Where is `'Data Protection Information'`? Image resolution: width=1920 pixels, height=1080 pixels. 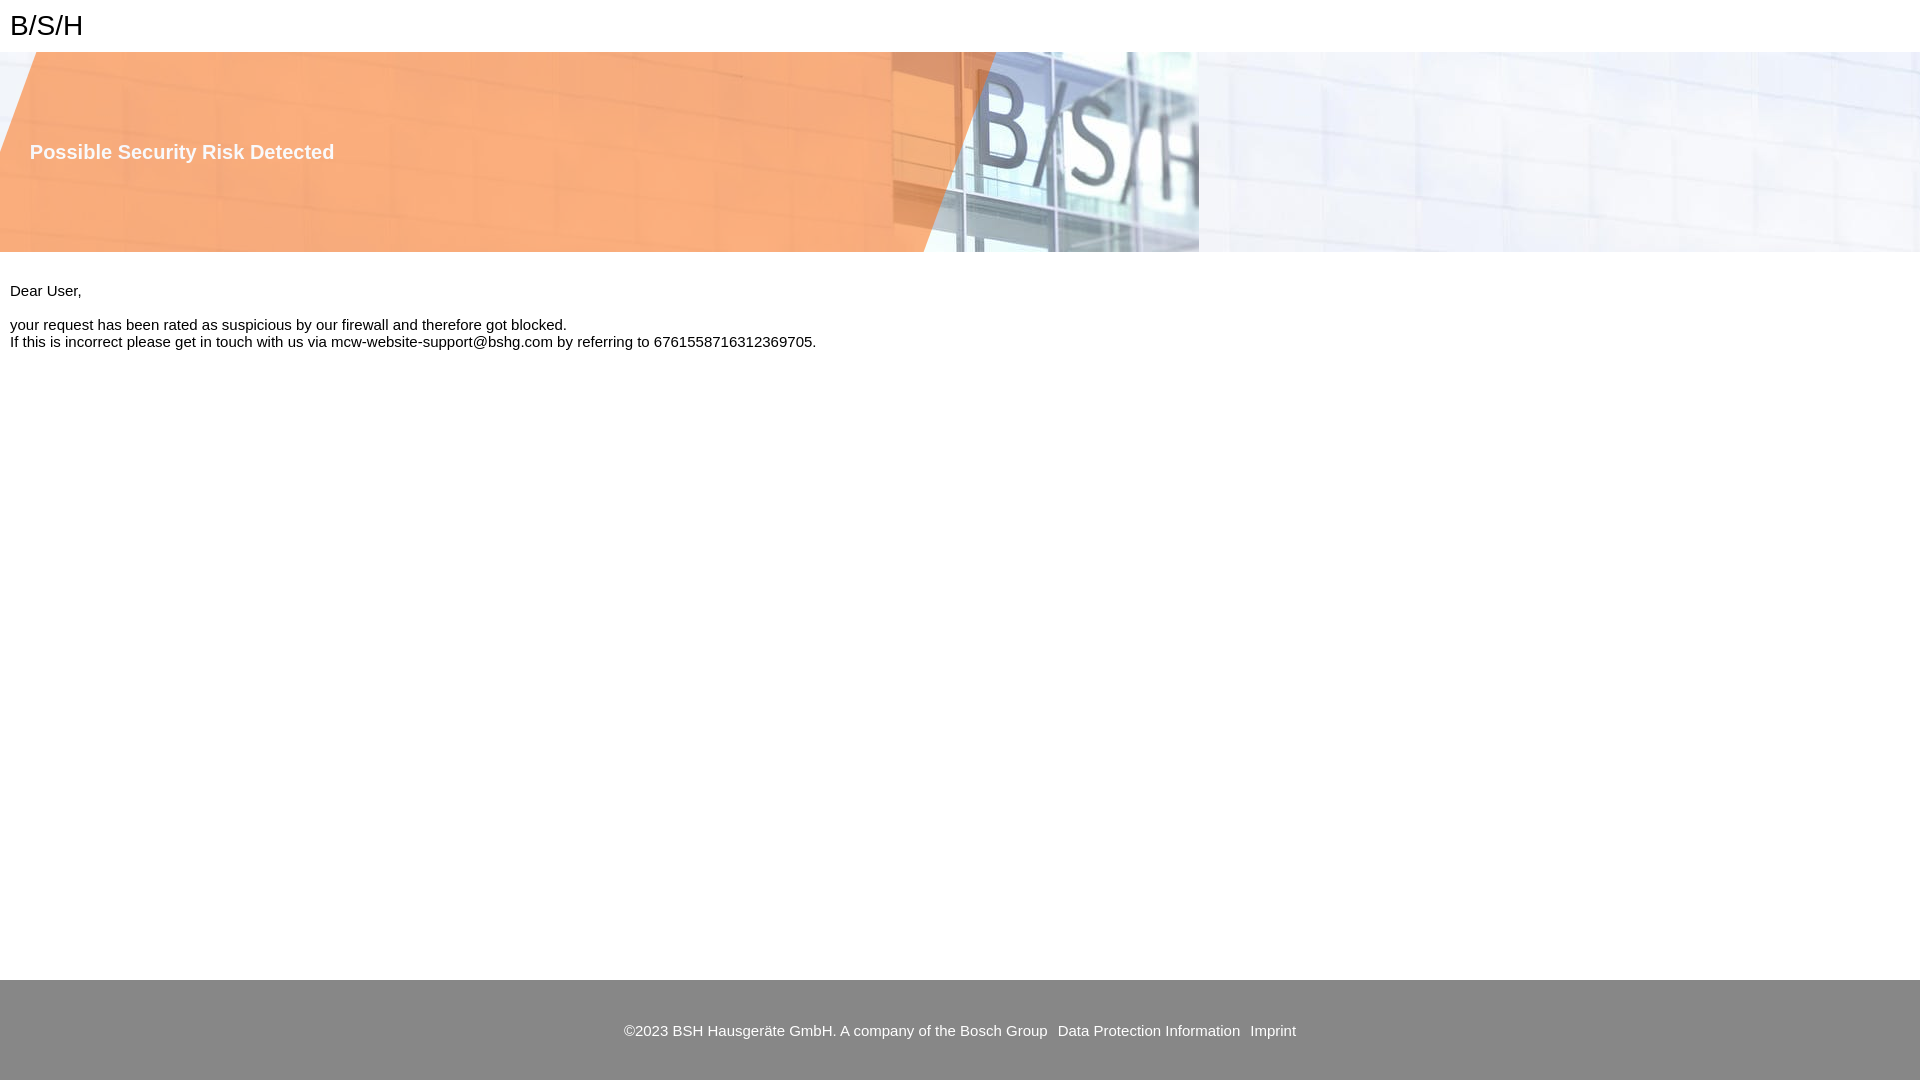 'Data Protection Information' is located at coordinates (1046, 1030).